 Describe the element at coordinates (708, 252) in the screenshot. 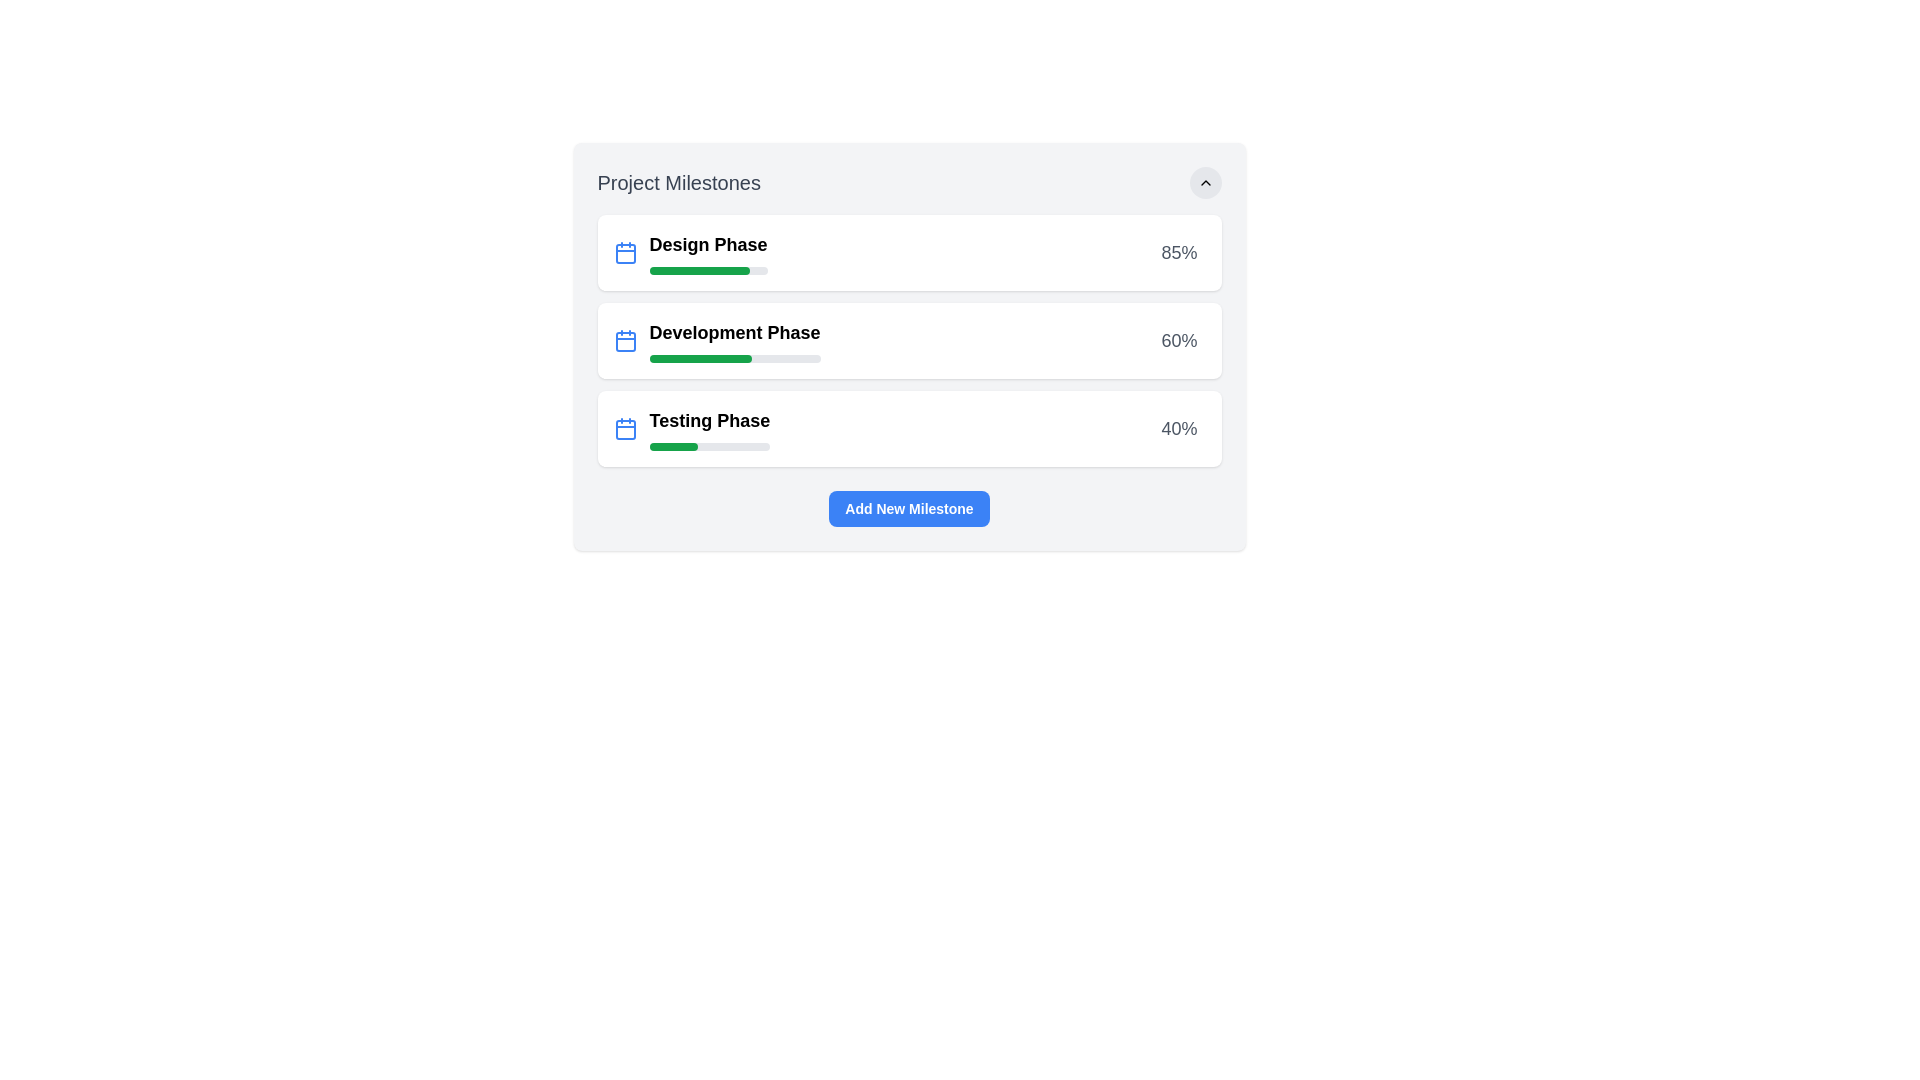

I see `the milestone header label located to the right of the blue calendar icon` at that location.